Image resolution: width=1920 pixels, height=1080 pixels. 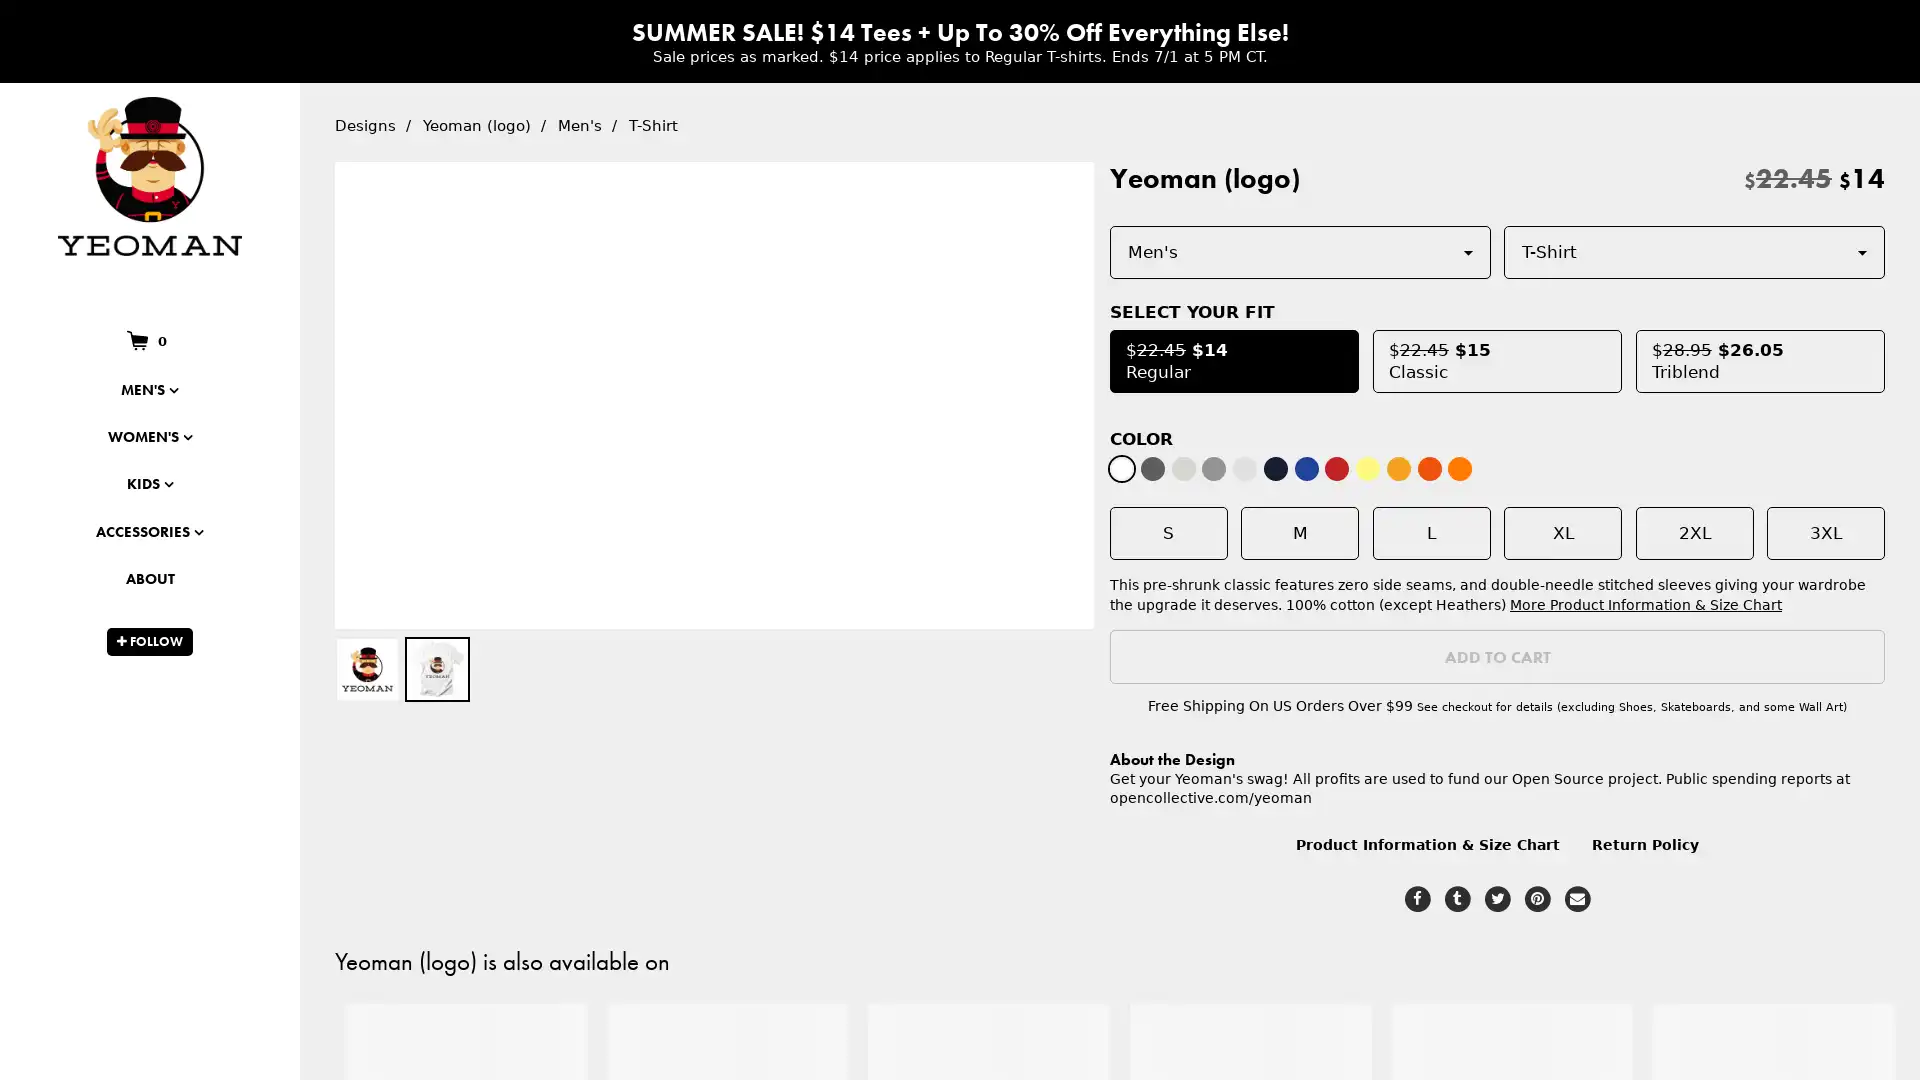 What do you see at coordinates (1501, 656) in the screenshot?
I see `ADD TO CART` at bounding box center [1501, 656].